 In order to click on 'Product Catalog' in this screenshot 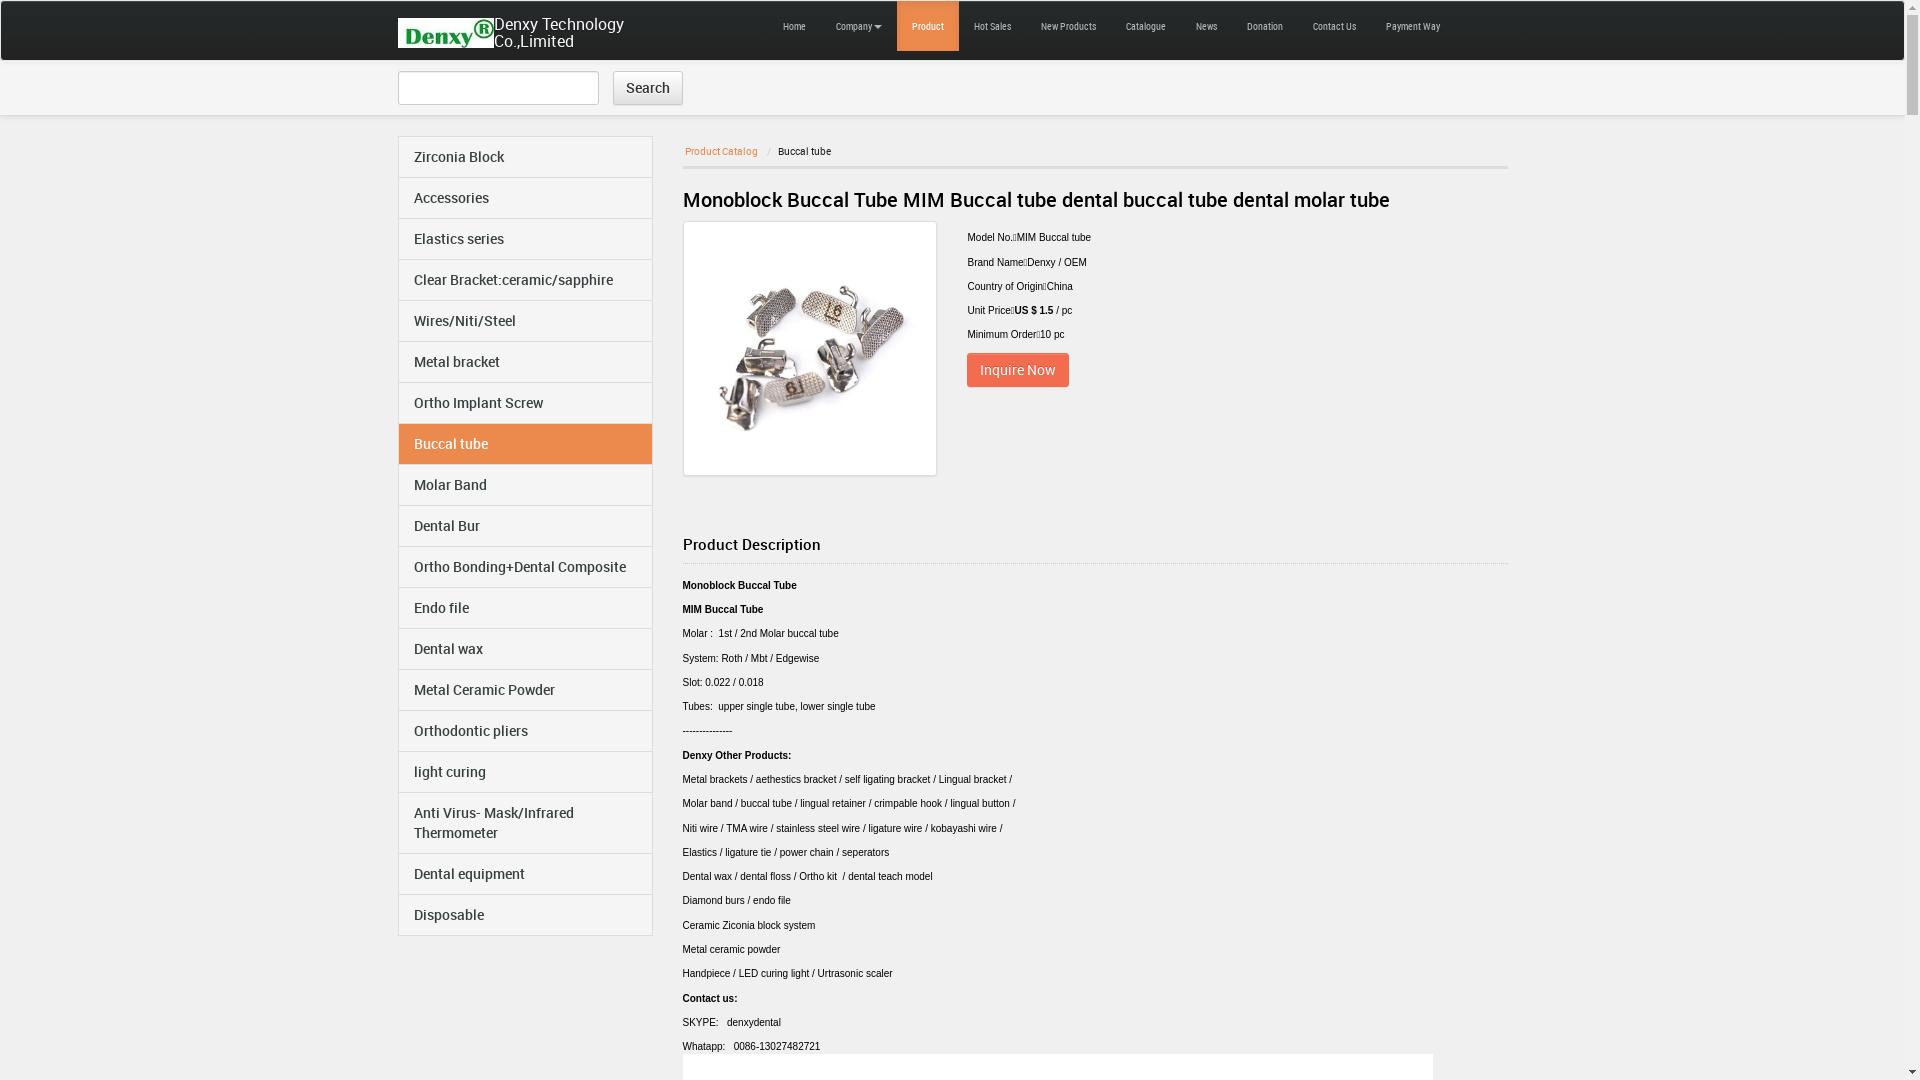, I will do `click(720, 149)`.